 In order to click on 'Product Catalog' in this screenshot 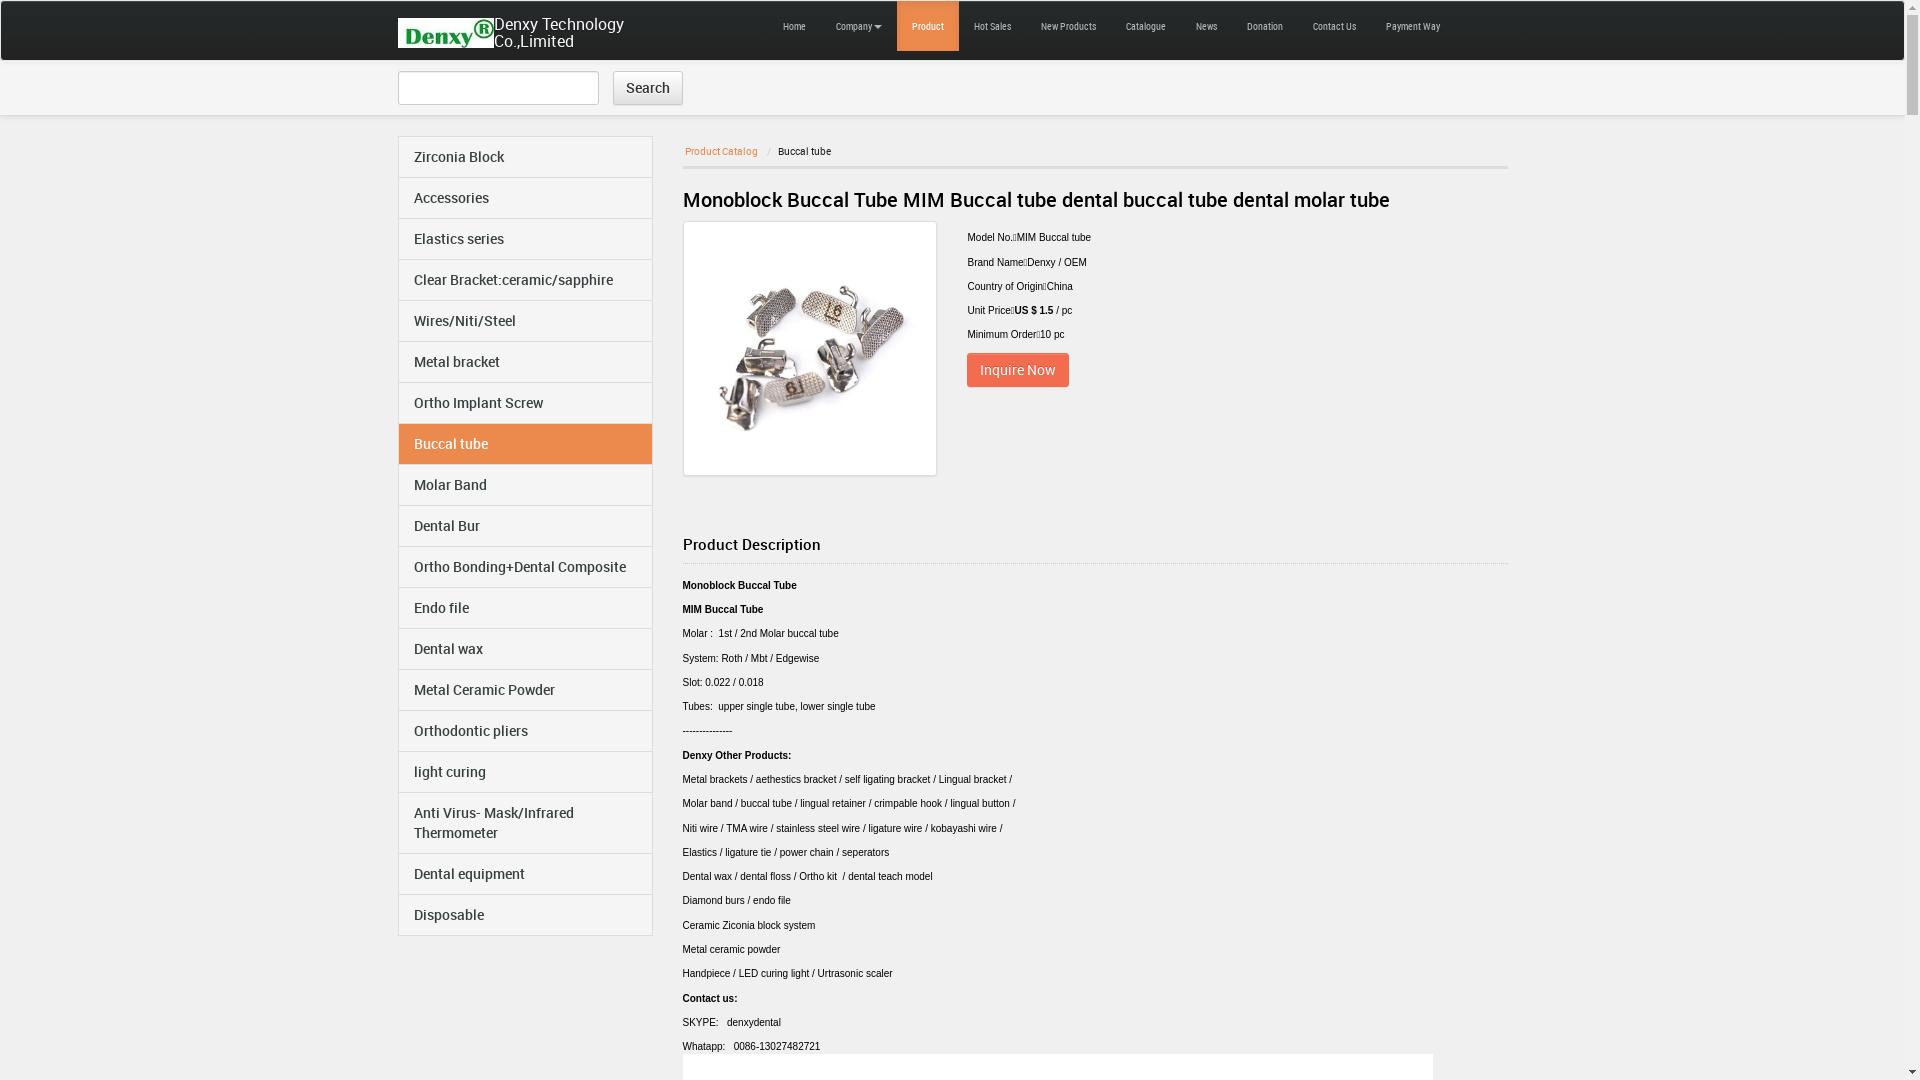, I will do `click(720, 149)`.